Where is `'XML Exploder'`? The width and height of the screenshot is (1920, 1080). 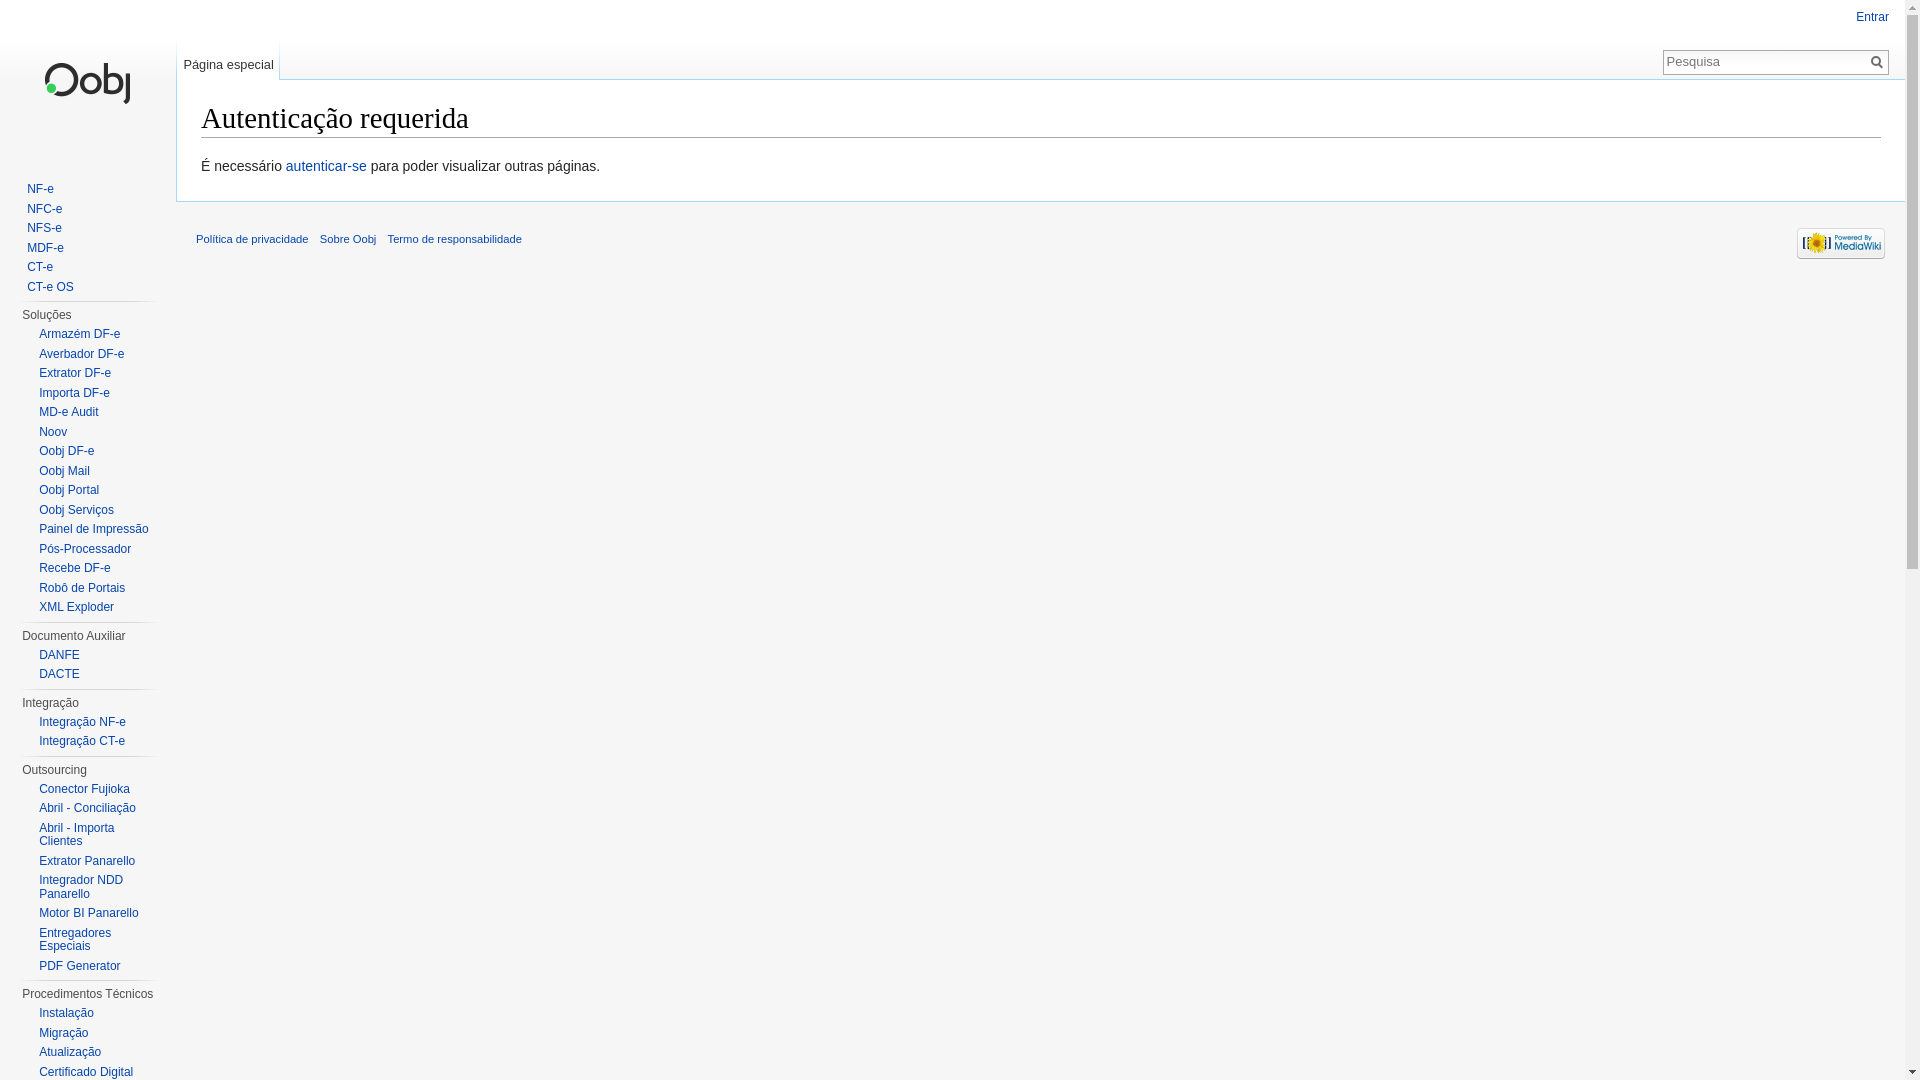
'XML Exploder' is located at coordinates (76, 605).